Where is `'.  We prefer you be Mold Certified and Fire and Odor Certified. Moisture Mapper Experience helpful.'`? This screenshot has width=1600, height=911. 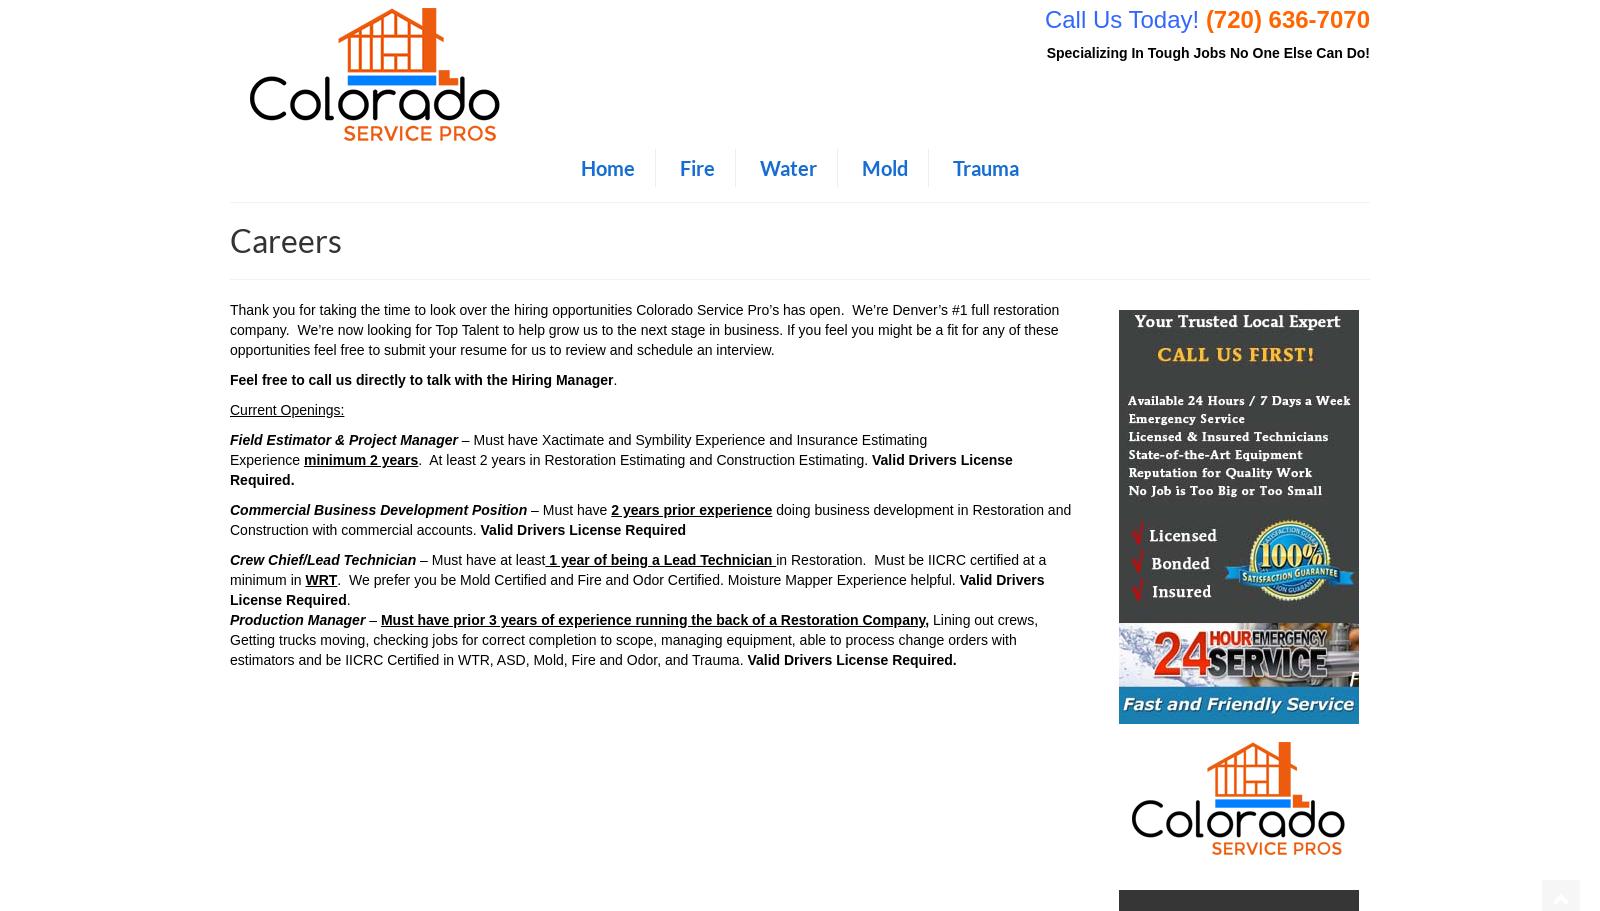
'.  We prefer you be Mold Certified and Fire and Odor Certified. Moisture Mapper Experience helpful.' is located at coordinates (648, 580).